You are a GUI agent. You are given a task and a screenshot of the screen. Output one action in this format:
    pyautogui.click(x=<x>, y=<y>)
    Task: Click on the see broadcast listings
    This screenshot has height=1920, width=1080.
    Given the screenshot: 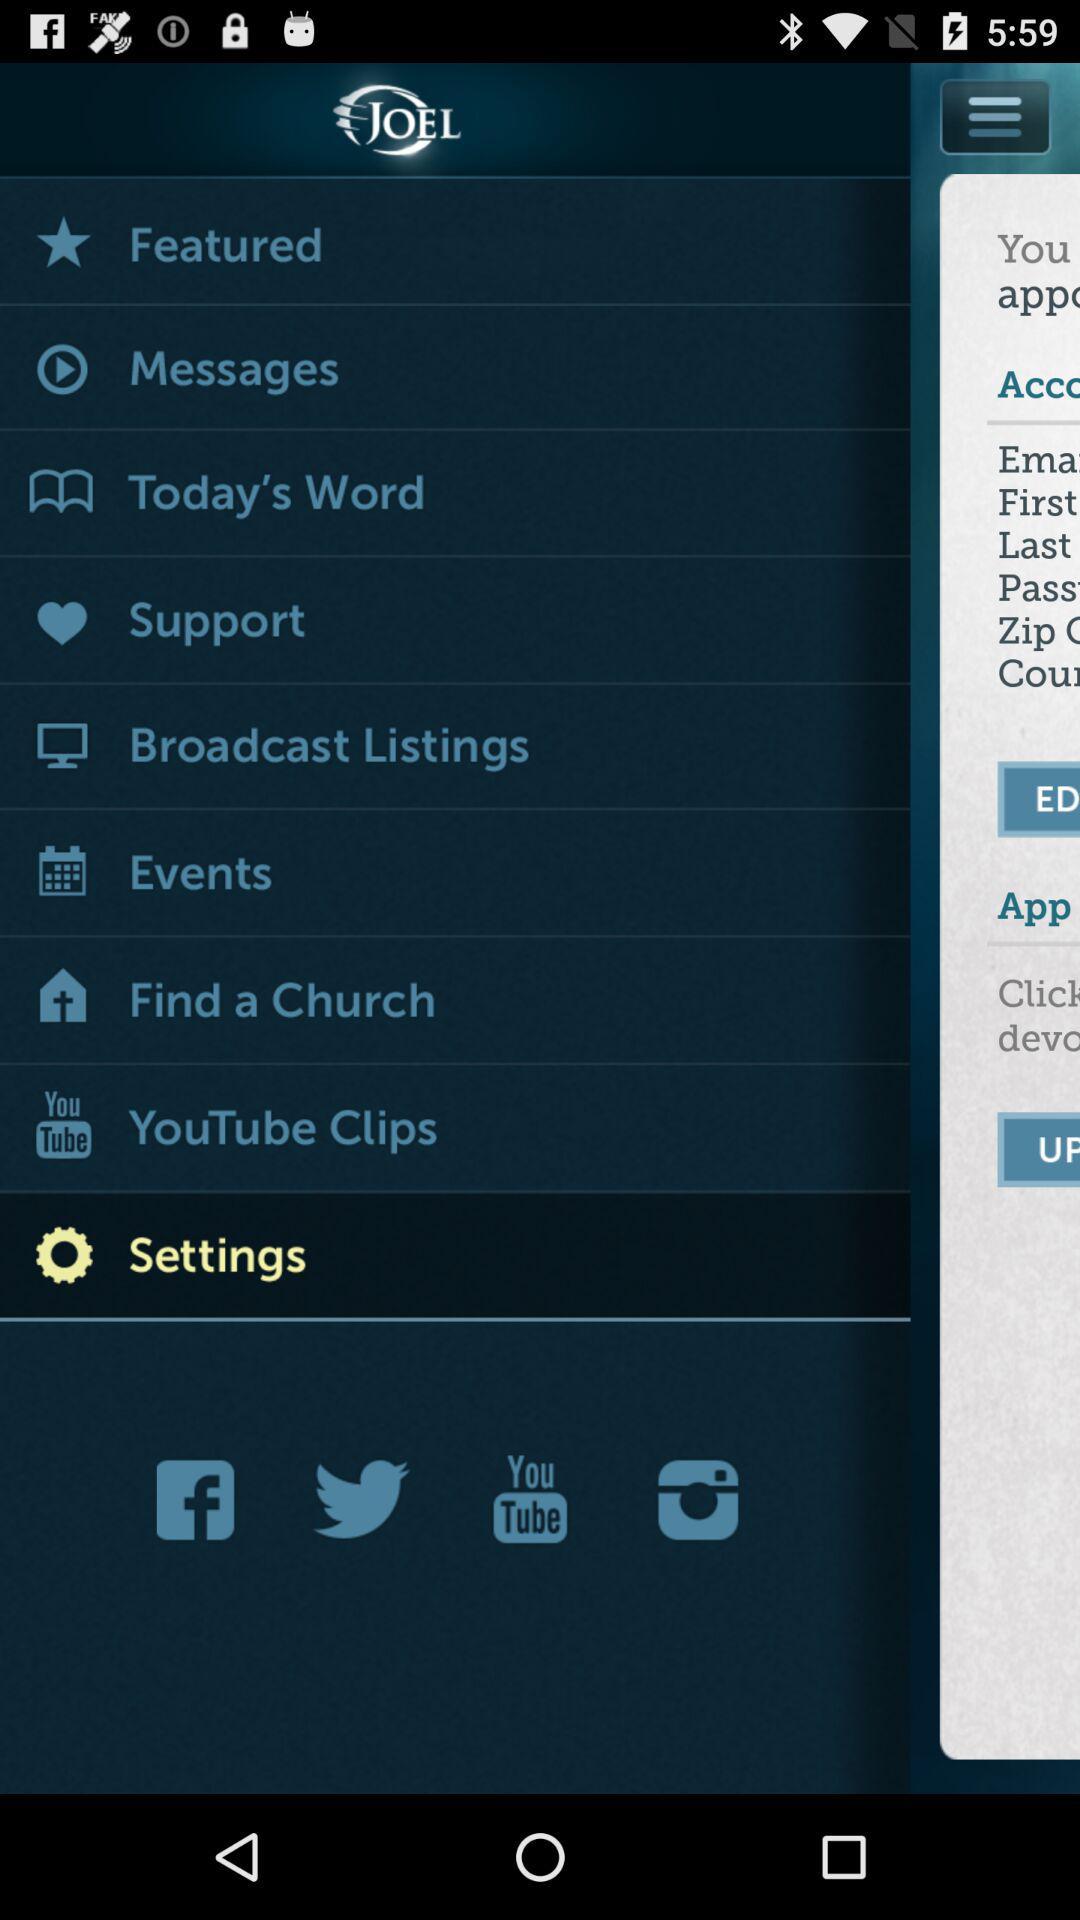 What is the action you would take?
    pyautogui.click(x=455, y=746)
    